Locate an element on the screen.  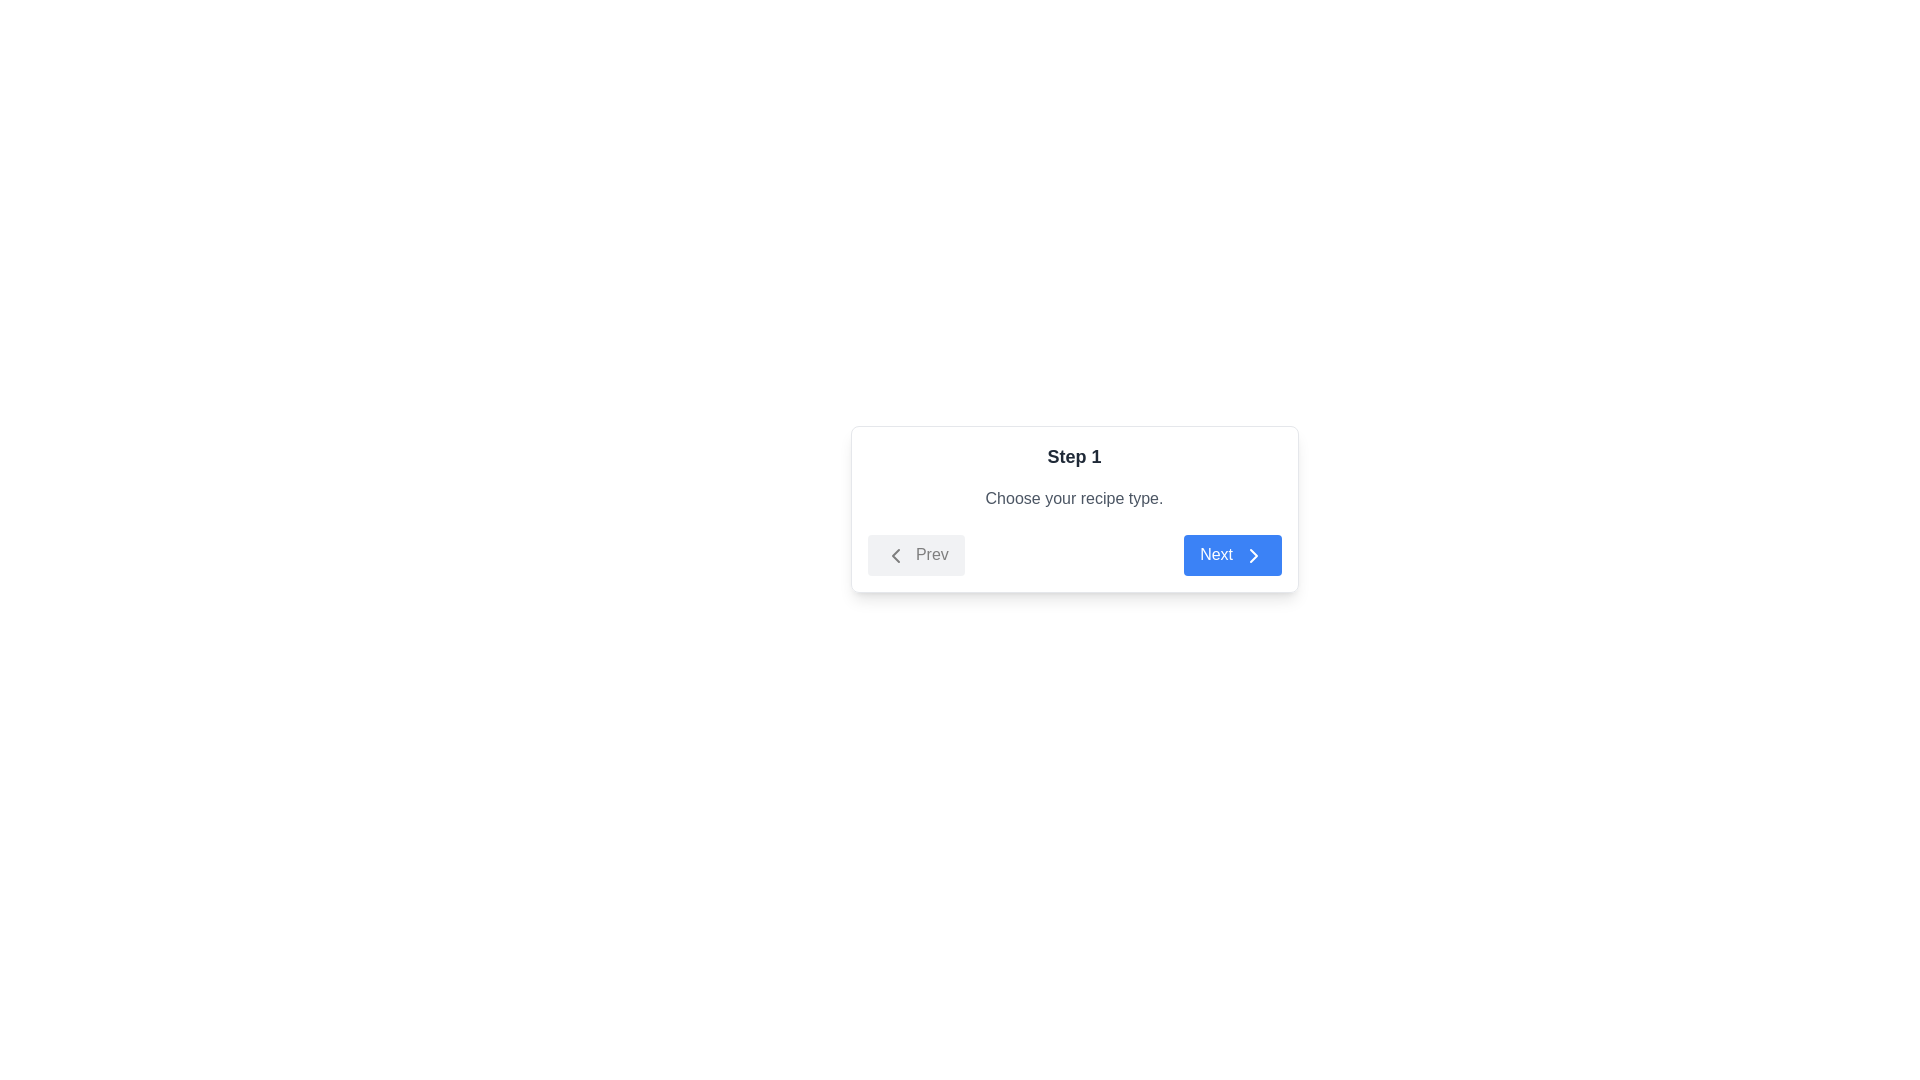
the 'Prev' button, which features a leftward-pointing chevron icon is located at coordinates (894, 555).